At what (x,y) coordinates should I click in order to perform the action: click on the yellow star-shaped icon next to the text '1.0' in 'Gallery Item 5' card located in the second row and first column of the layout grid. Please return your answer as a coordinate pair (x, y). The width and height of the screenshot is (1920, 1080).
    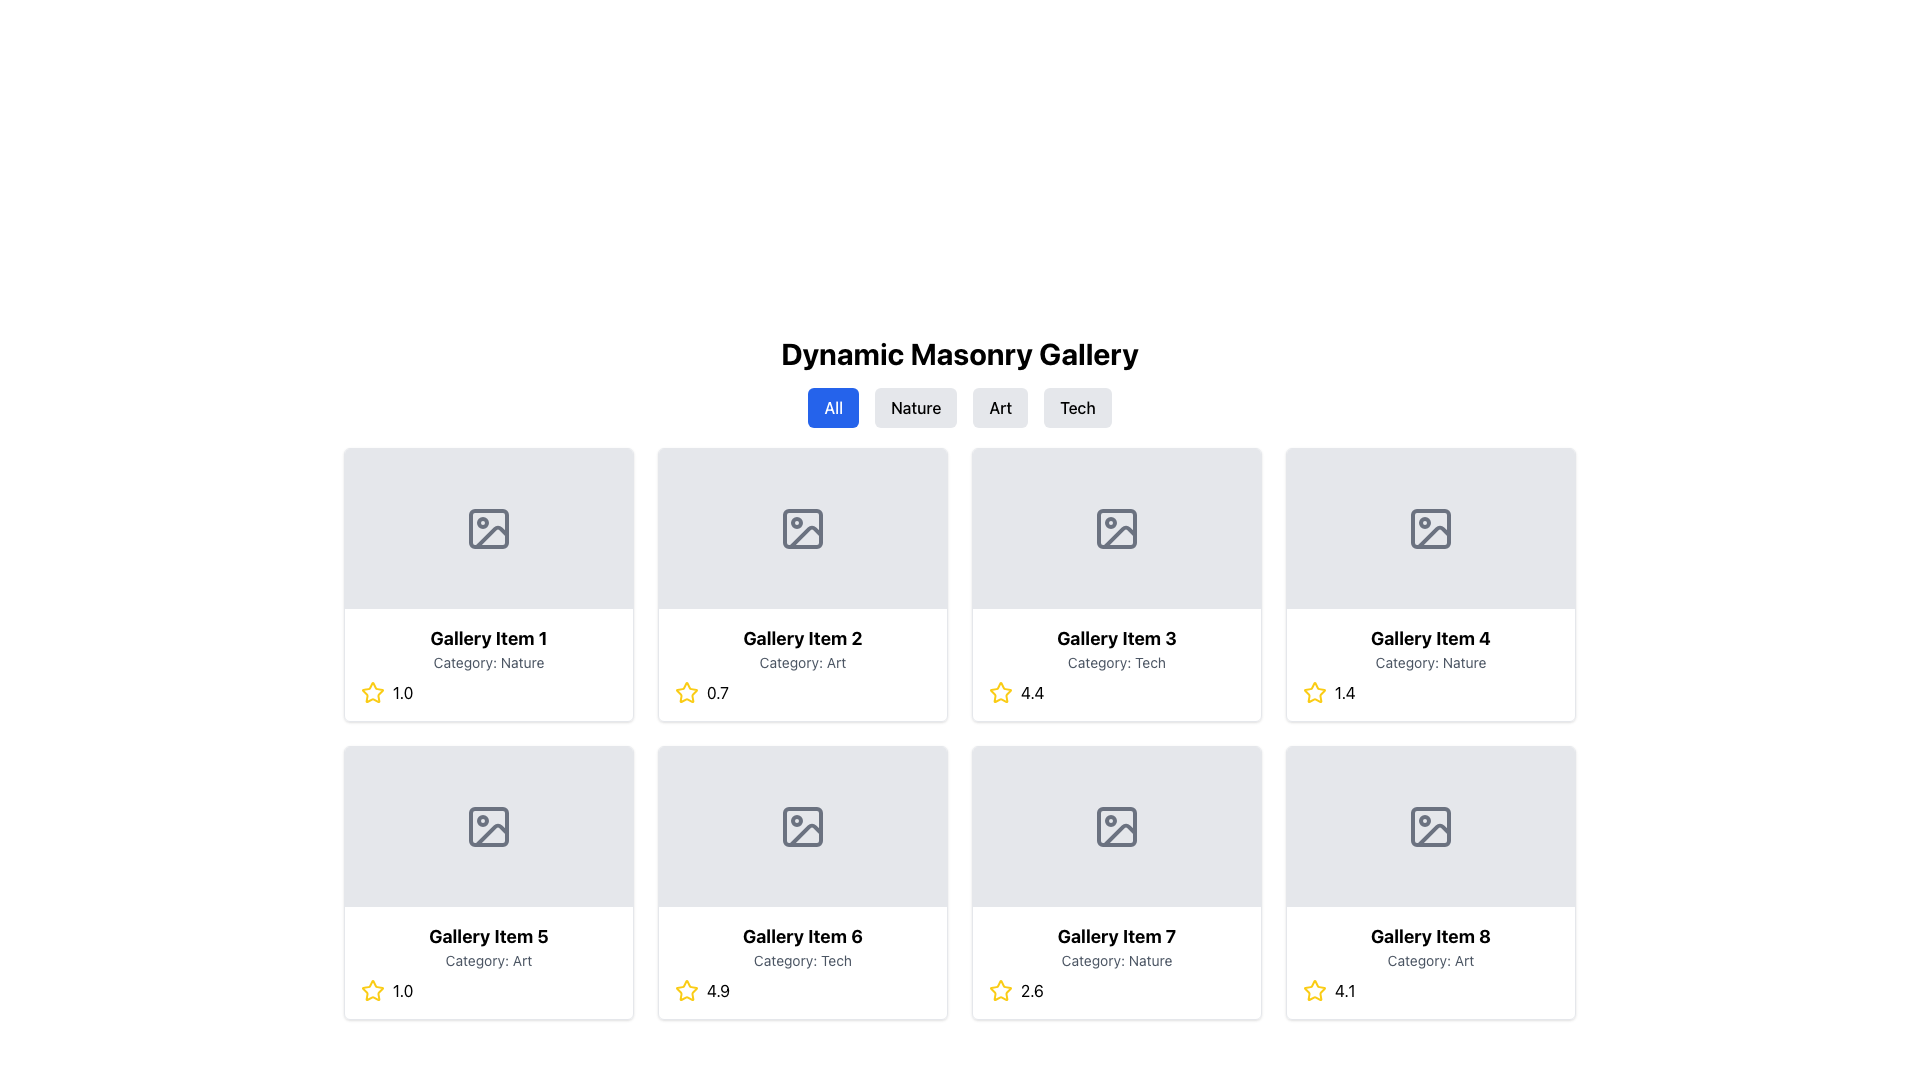
    Looking at the image, I should click on (373, 991).